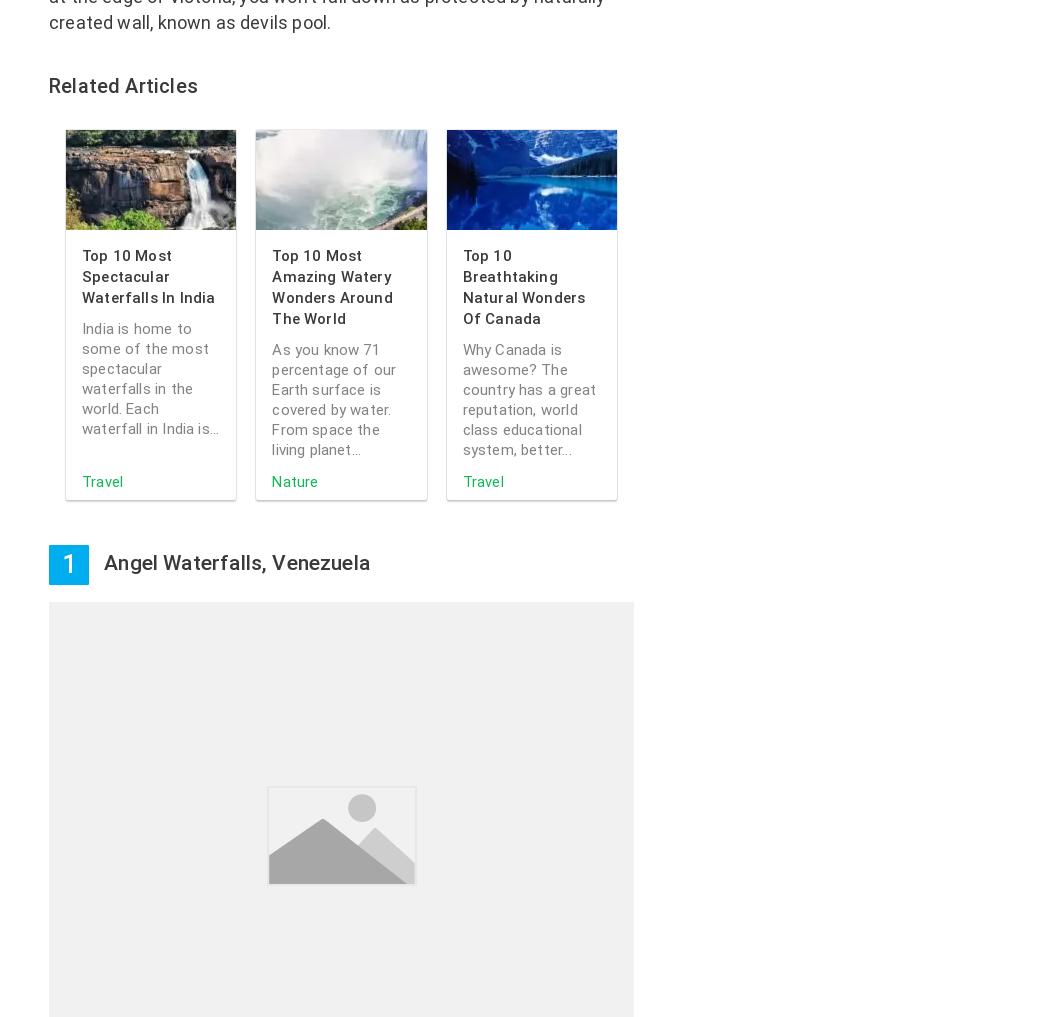 The width and height of the screenshot is (1050, 1017). What do you see at coordinates (332, 287) in the screenshot?
I see `'Top 10 Most Amazing Watery Wonders Around The World'` at bounding box center [332, 287].